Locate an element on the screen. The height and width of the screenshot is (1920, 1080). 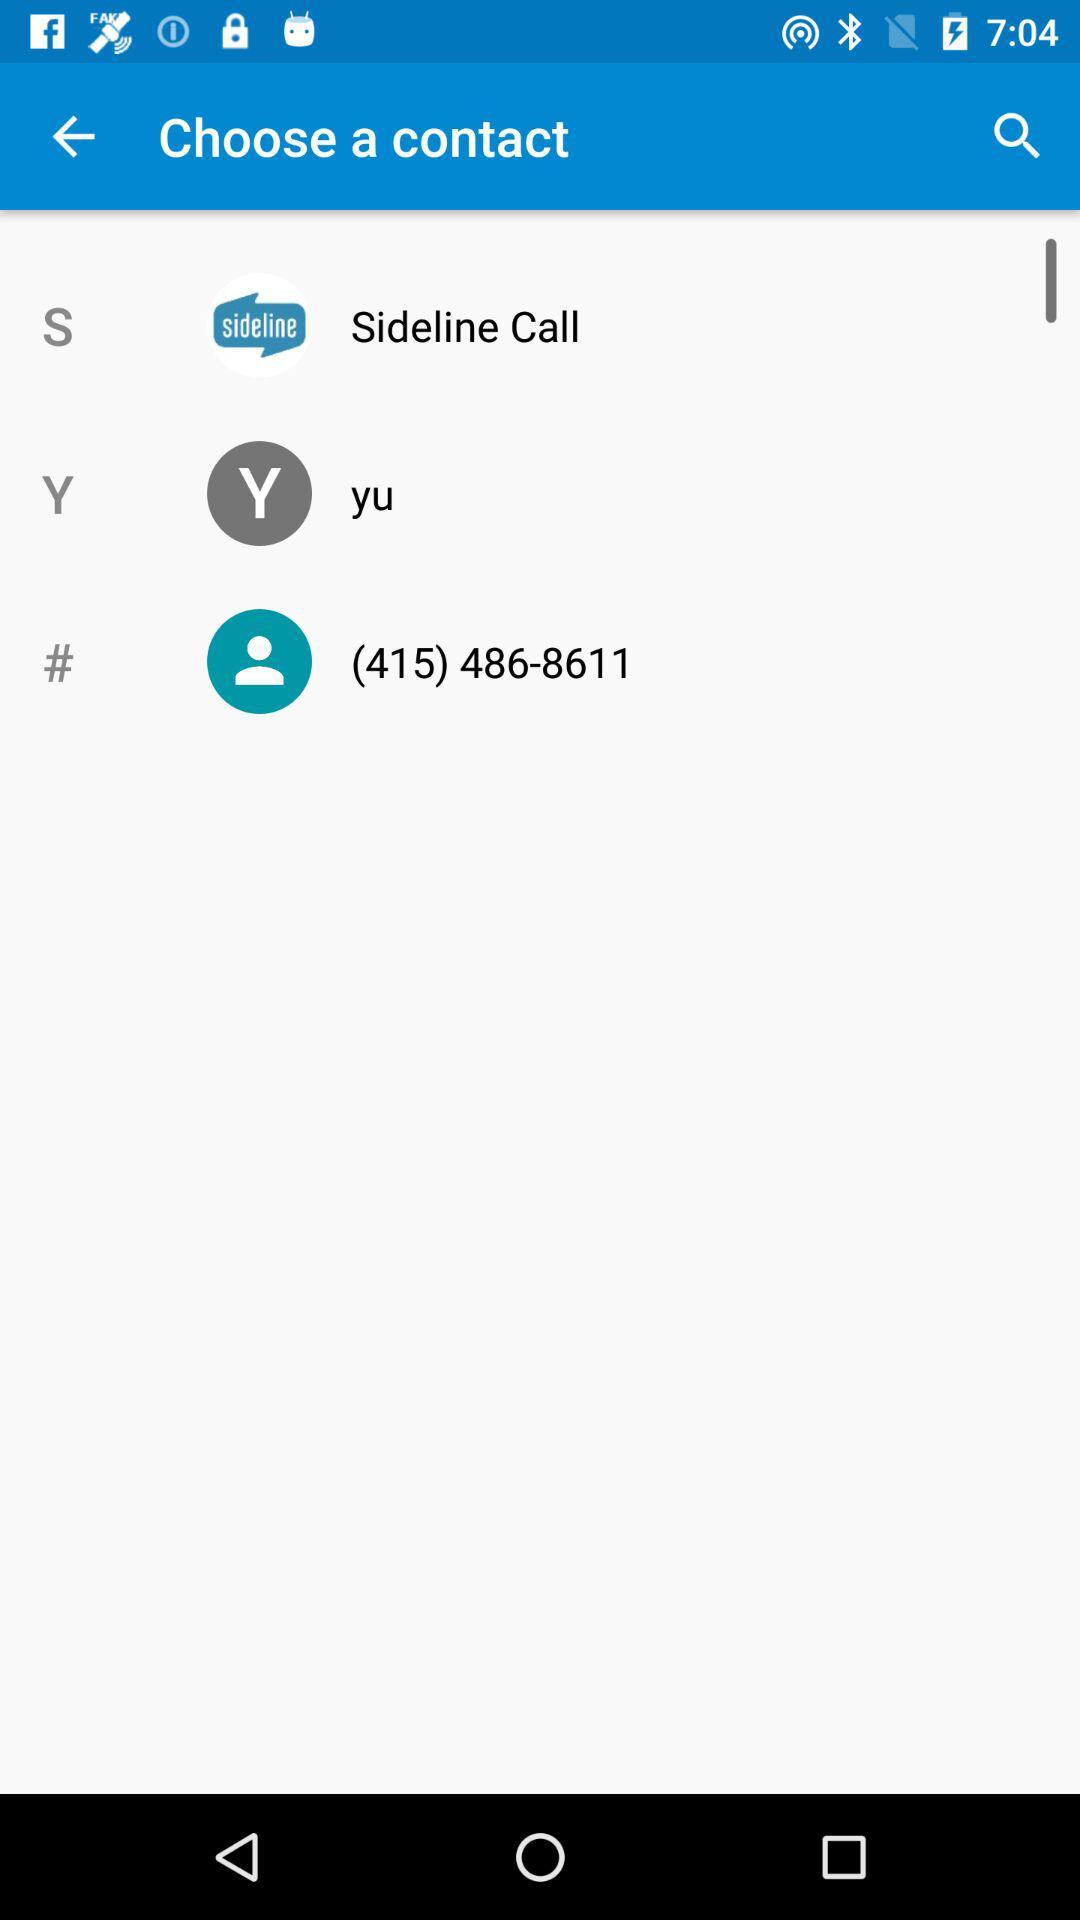
item at the top right corner is located at coordinates (1017, 135).